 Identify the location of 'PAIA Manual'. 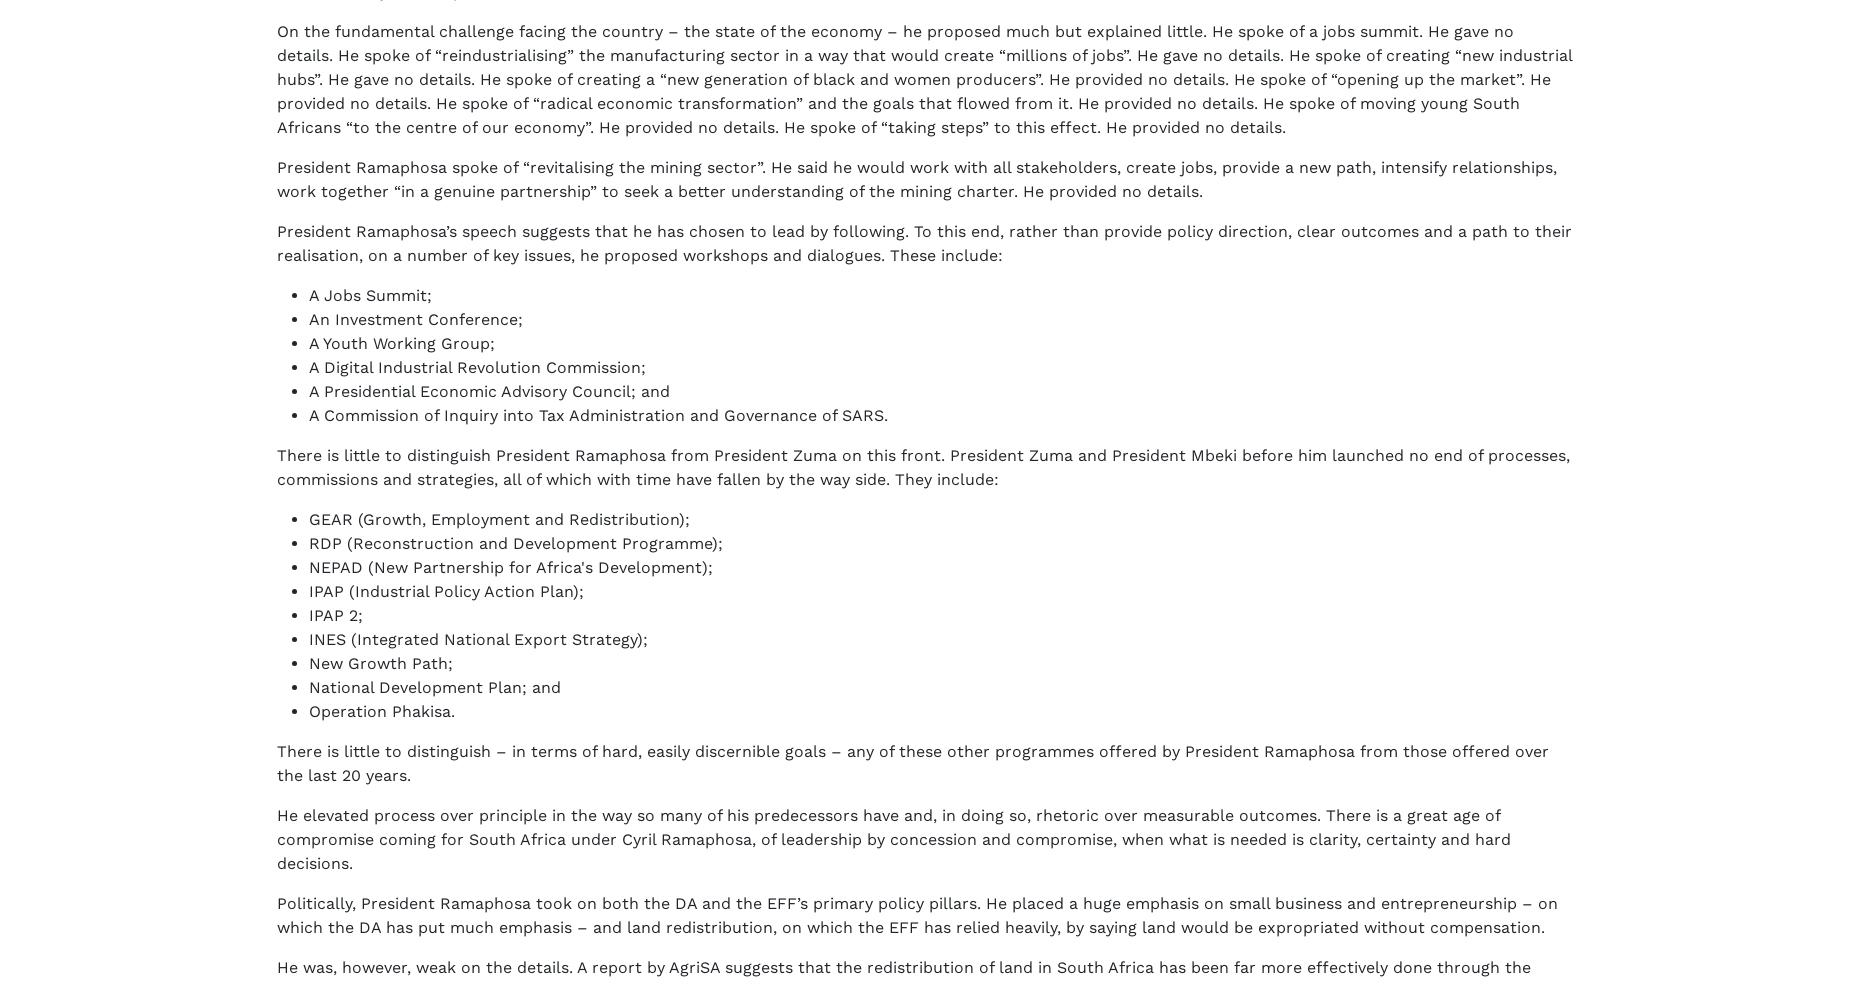
(542, 924).